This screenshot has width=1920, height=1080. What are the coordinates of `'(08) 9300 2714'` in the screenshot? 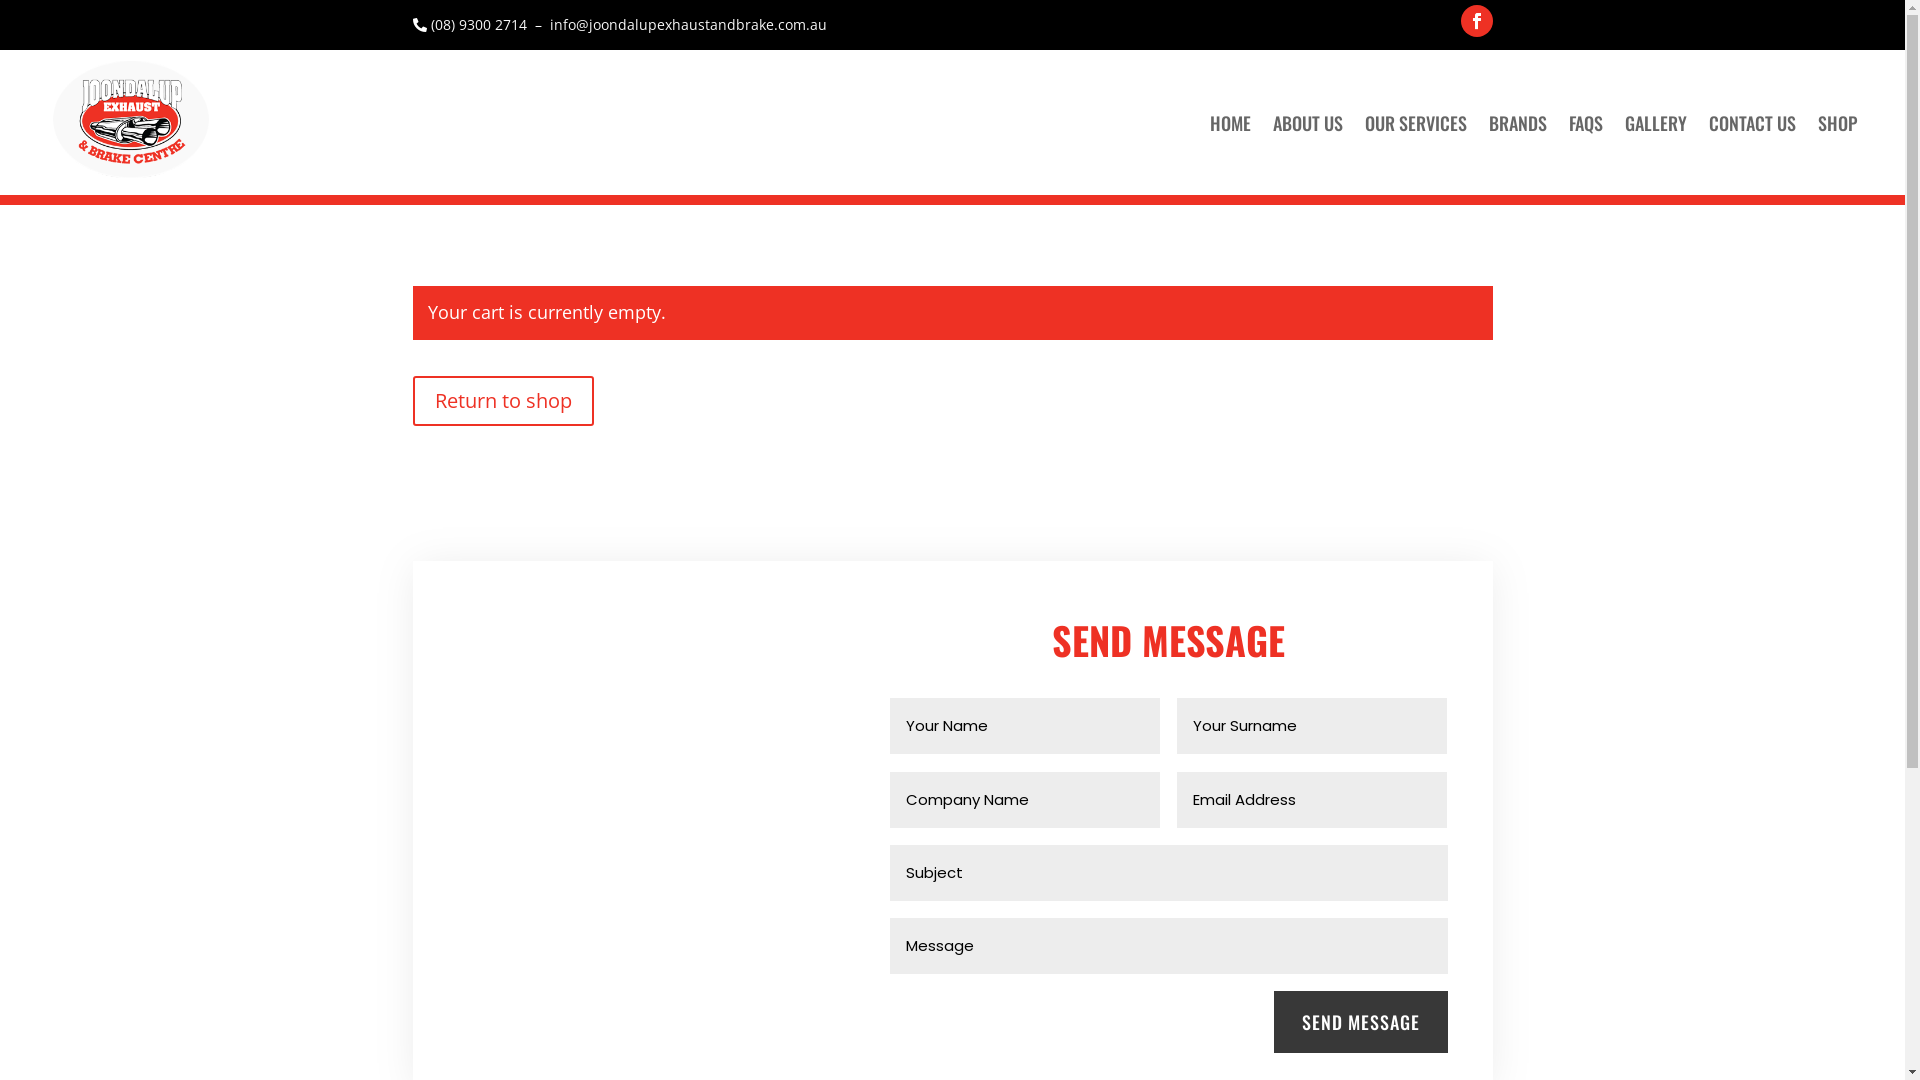 It's located at (430, 24).